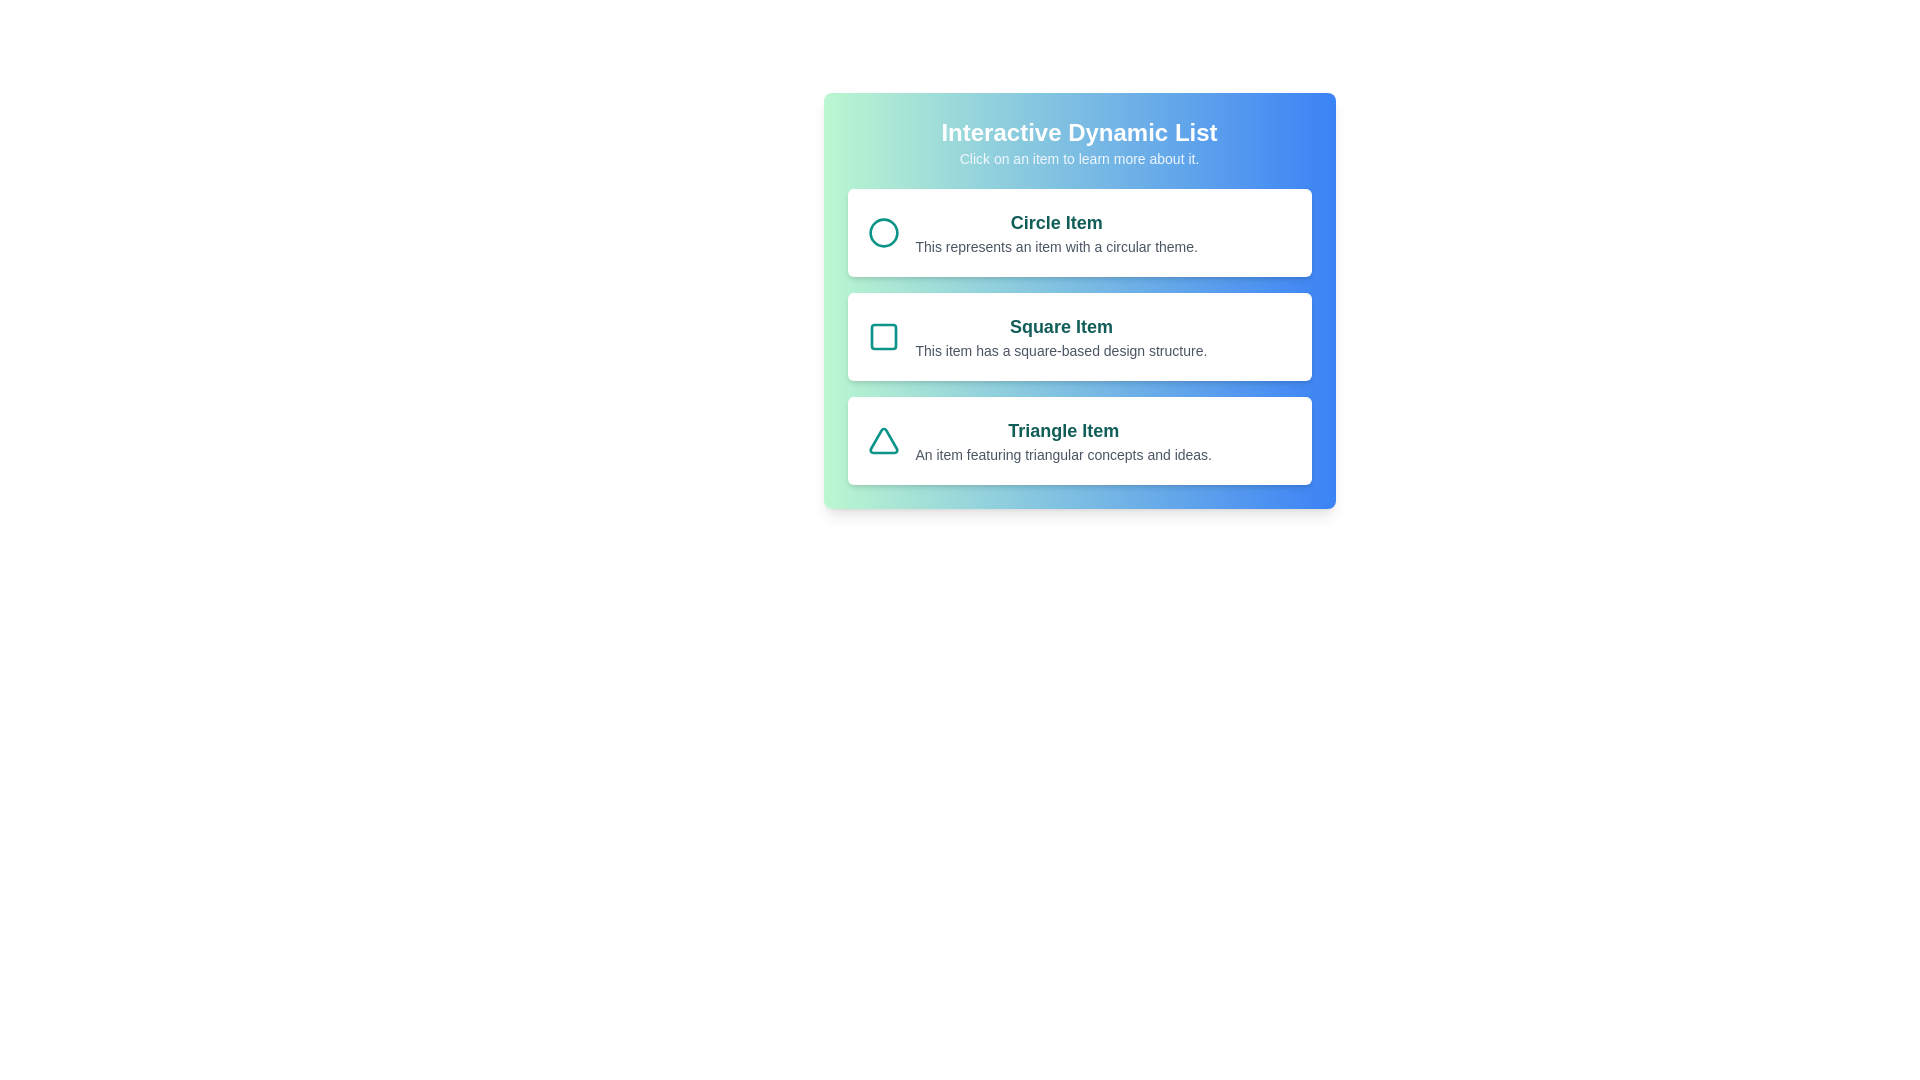 The height and width of the screenshot is (1080, 1920). I want to click on the Square Item to learn more about it, so click(1078, 335).